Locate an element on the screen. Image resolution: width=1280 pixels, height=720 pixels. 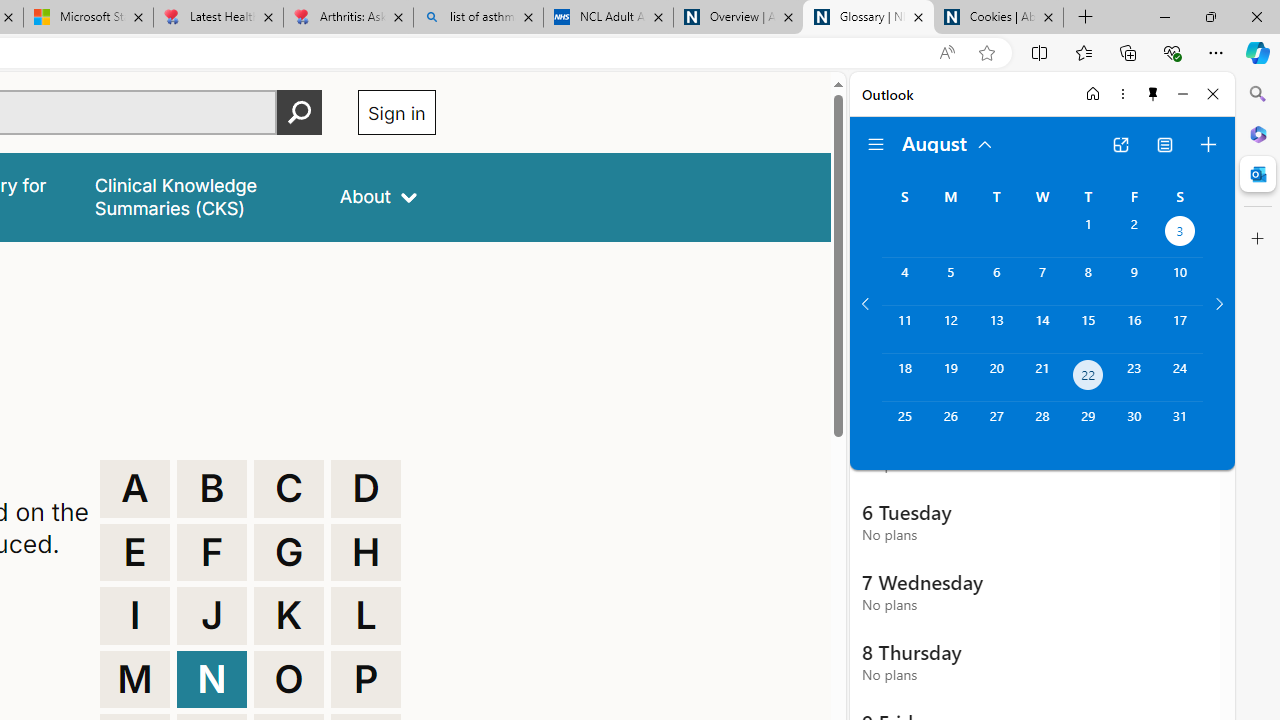
'Sunday, August 25, 2024. ' is located at coordinates (903, 424).